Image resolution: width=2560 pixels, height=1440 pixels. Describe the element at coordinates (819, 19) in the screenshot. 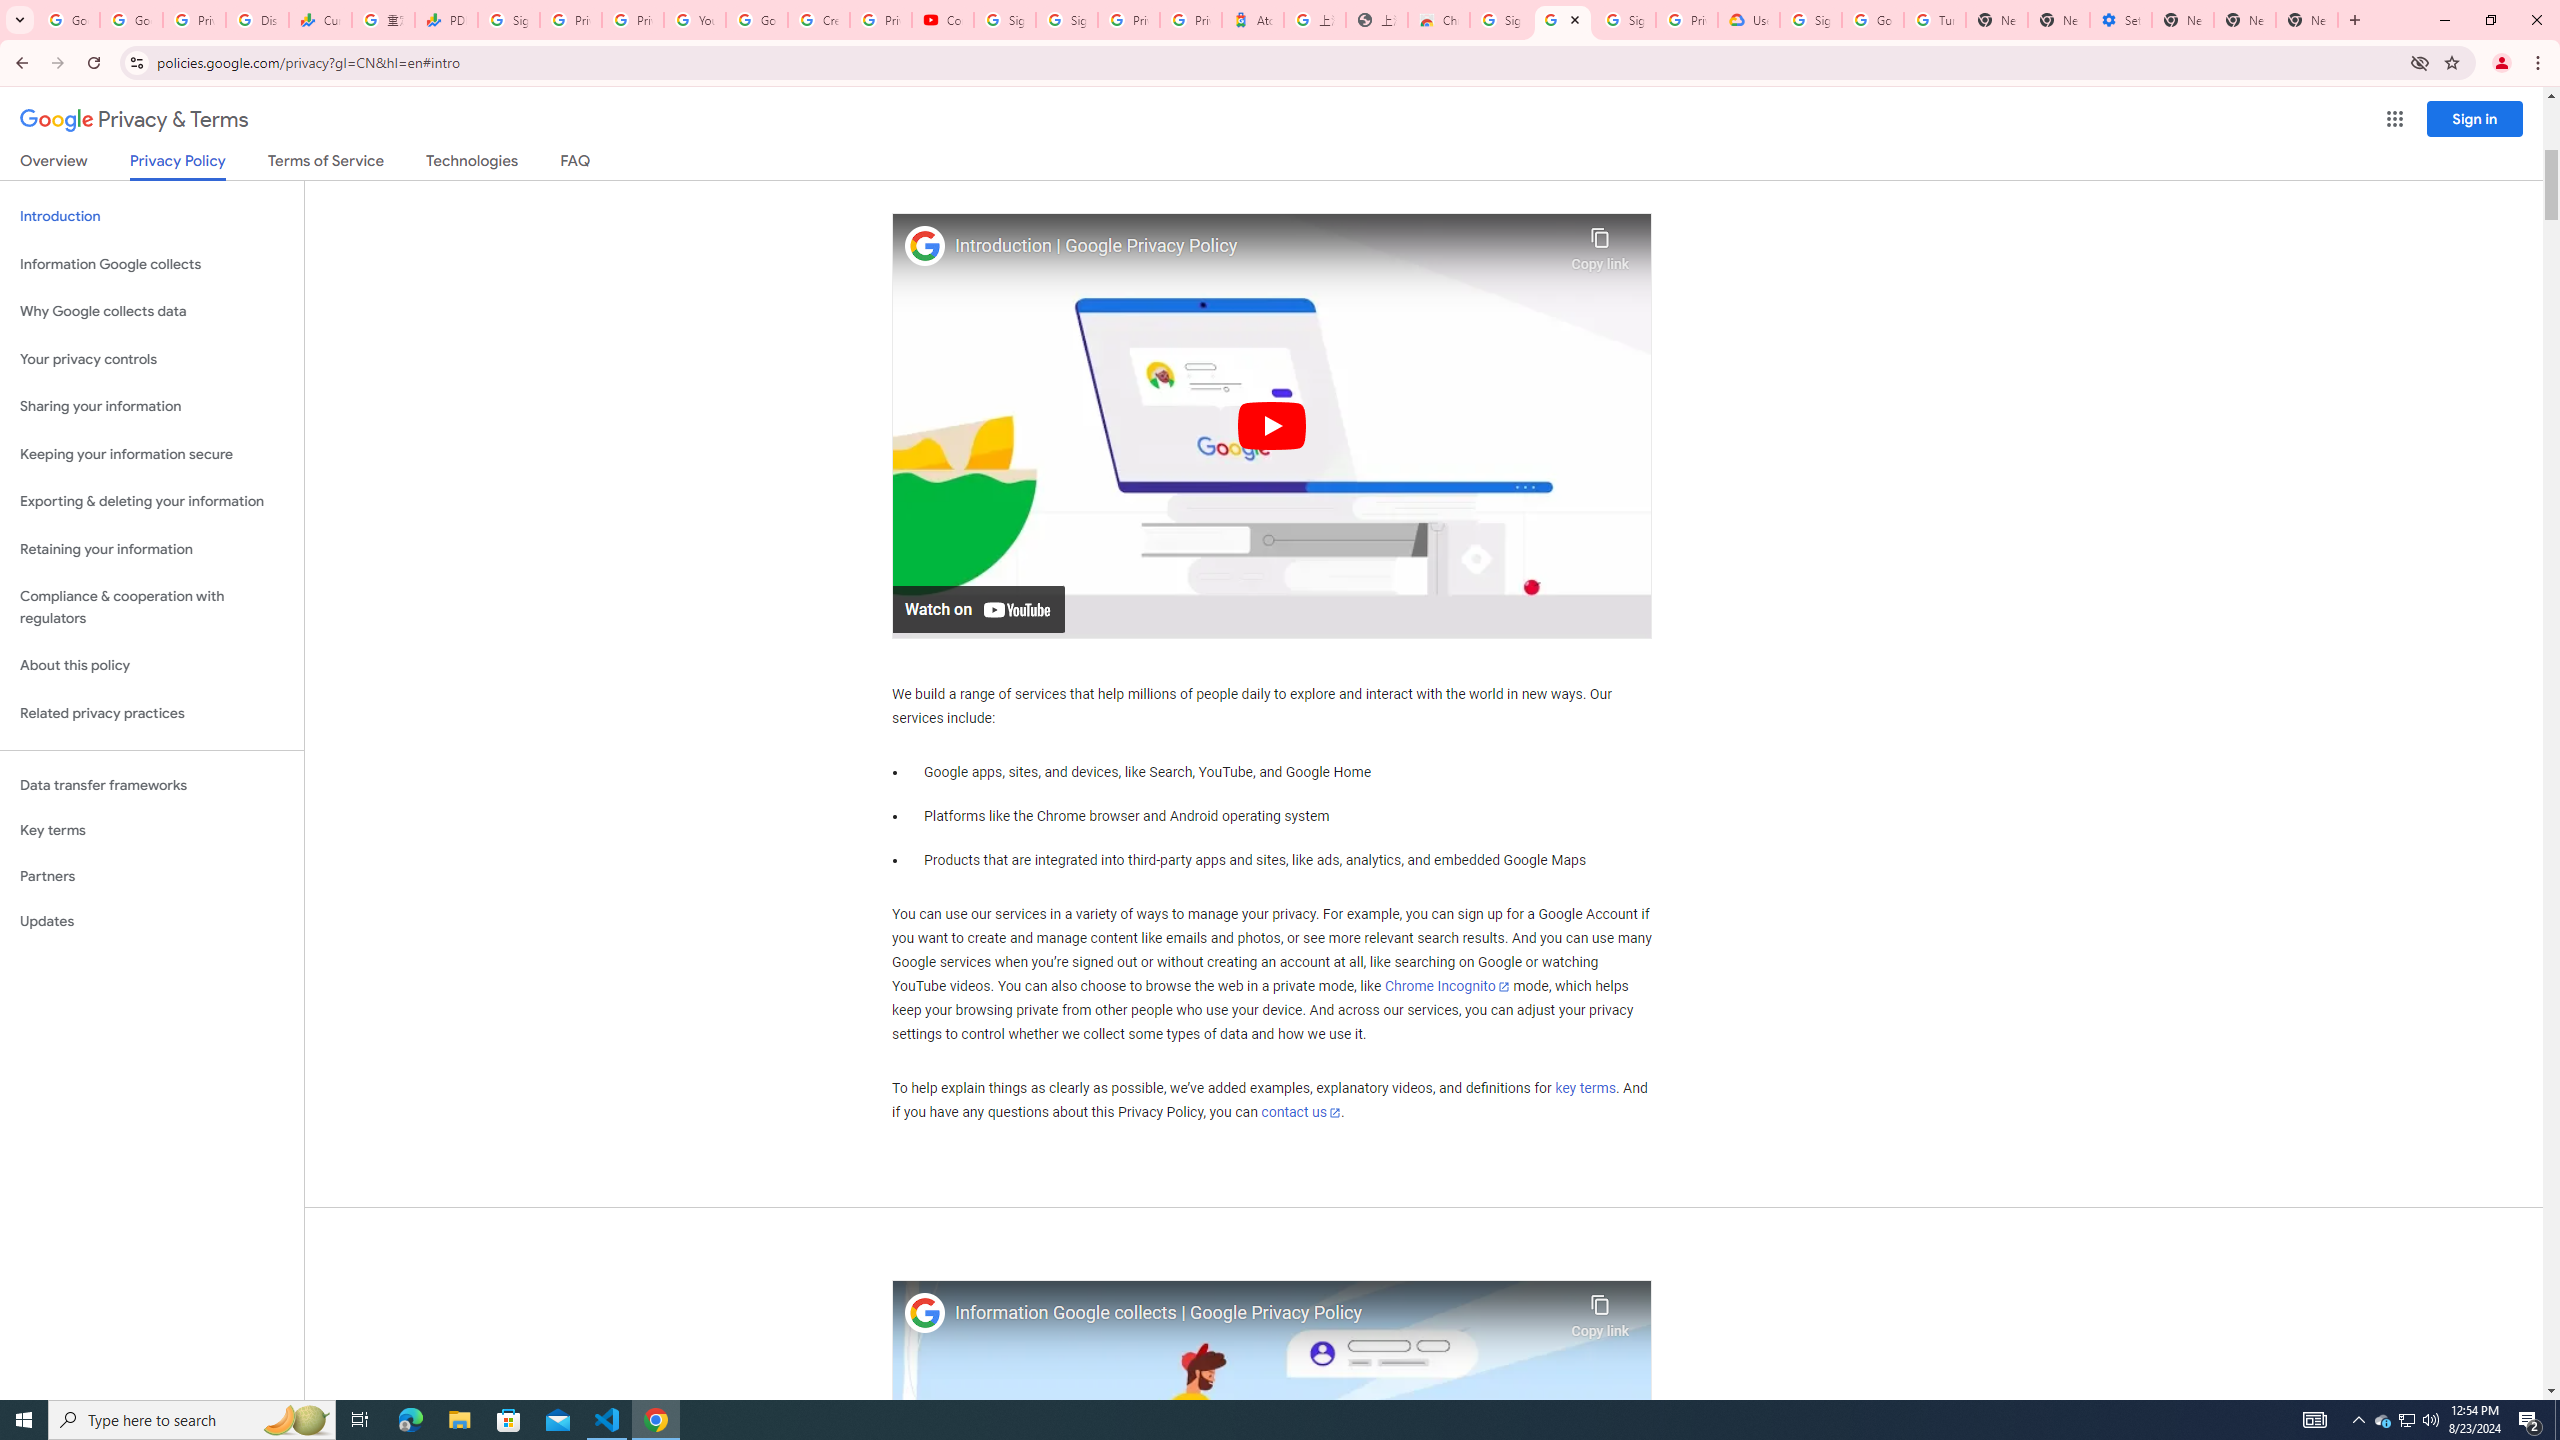

I see `'Create your Google Account'` at that location.